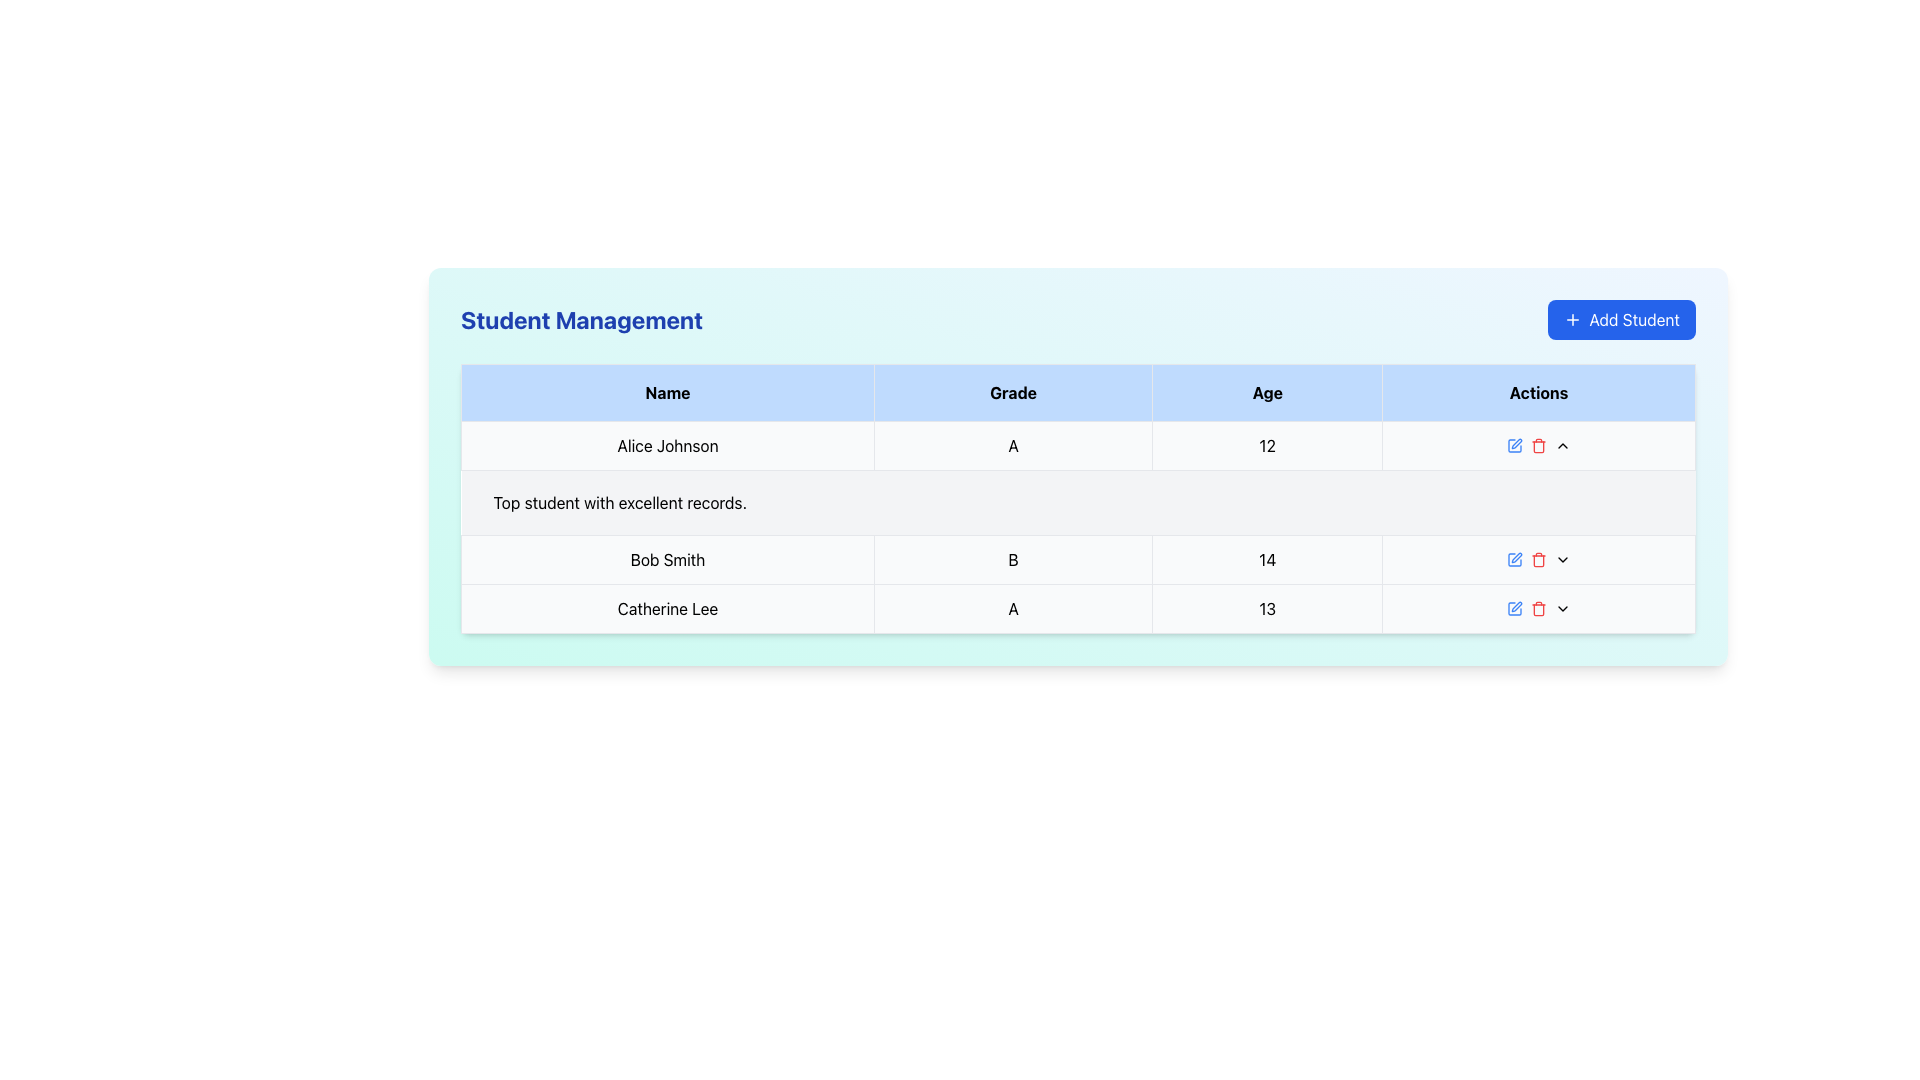  Describe the element at coordinates (1515, 559) in the screenshot. I see `the square base of the SVG icon in the 'Actions' column of the student management table` at that location.